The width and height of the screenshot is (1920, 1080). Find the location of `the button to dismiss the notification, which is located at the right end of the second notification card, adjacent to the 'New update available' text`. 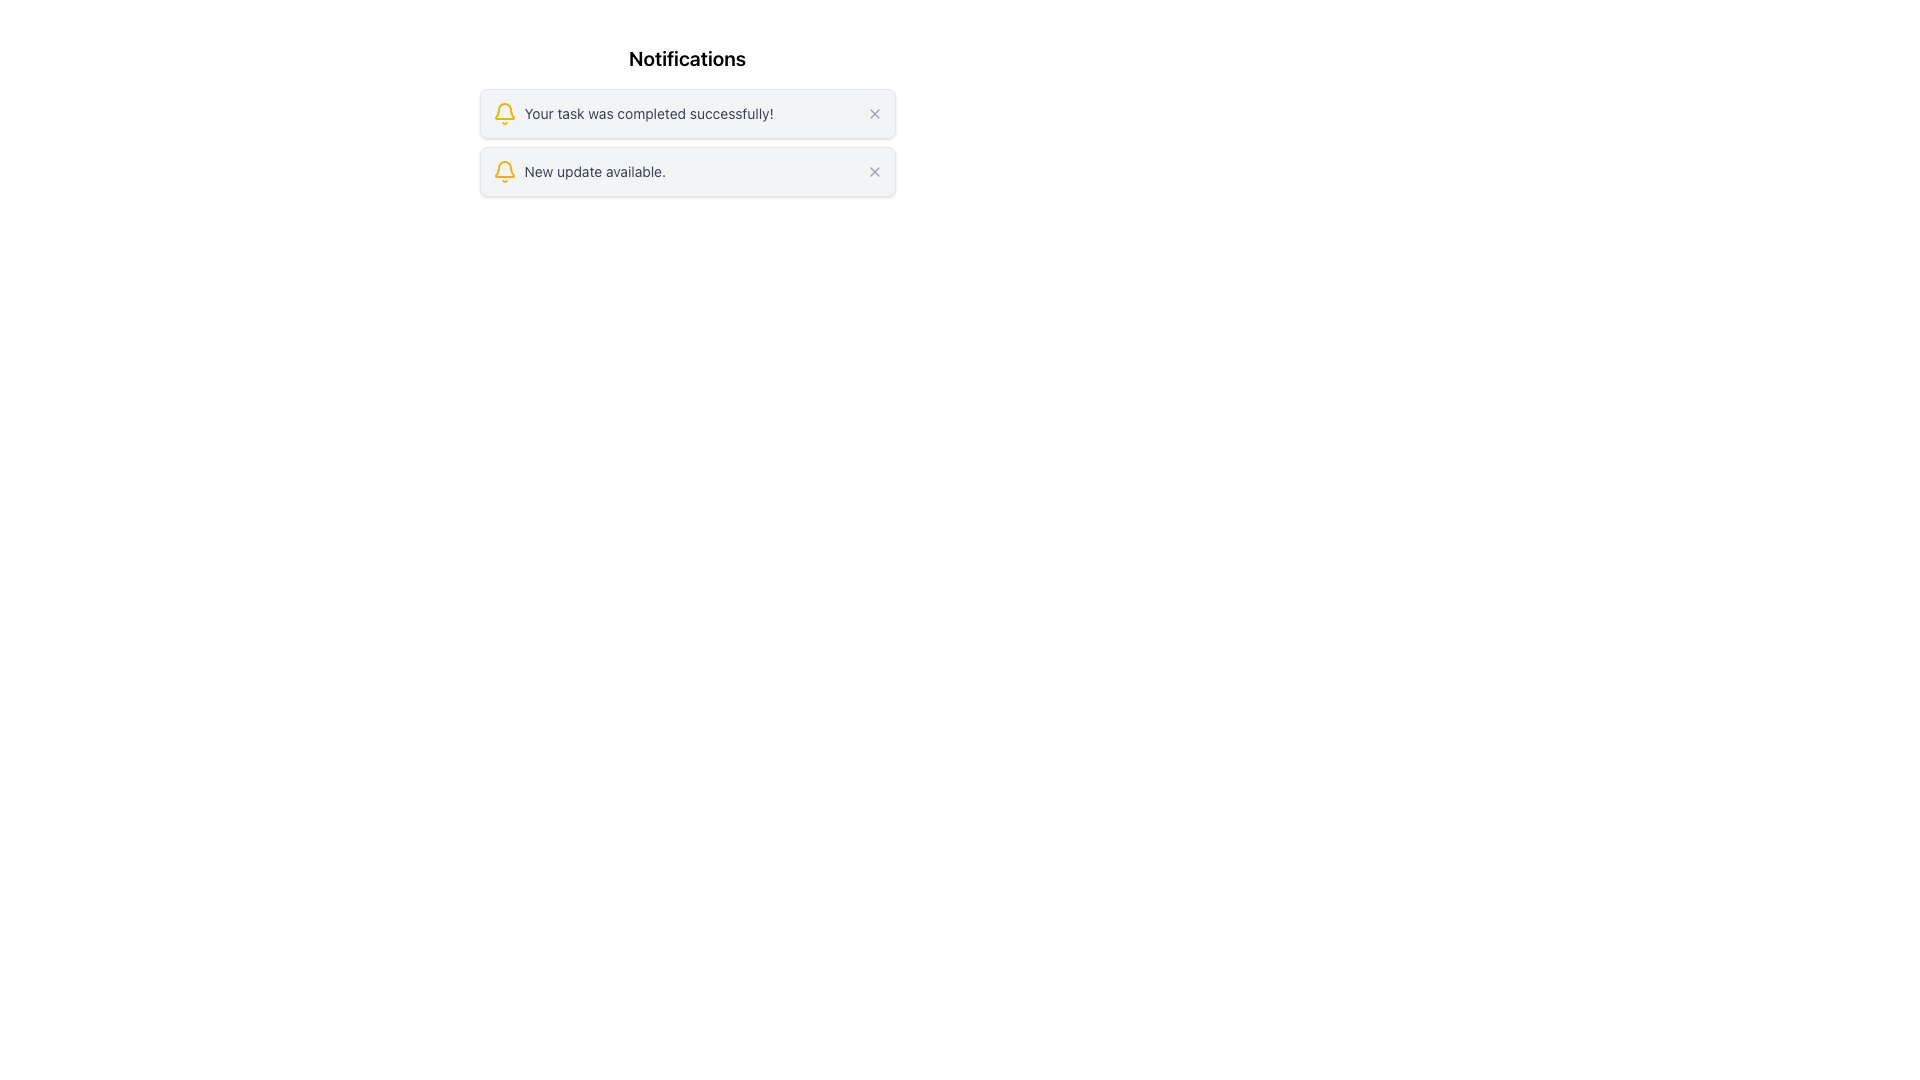

the button to dismiss the notification, which is located at the right end of the second notification card, adjacent to the 'New update available' text is located at coordinates (874, 171).